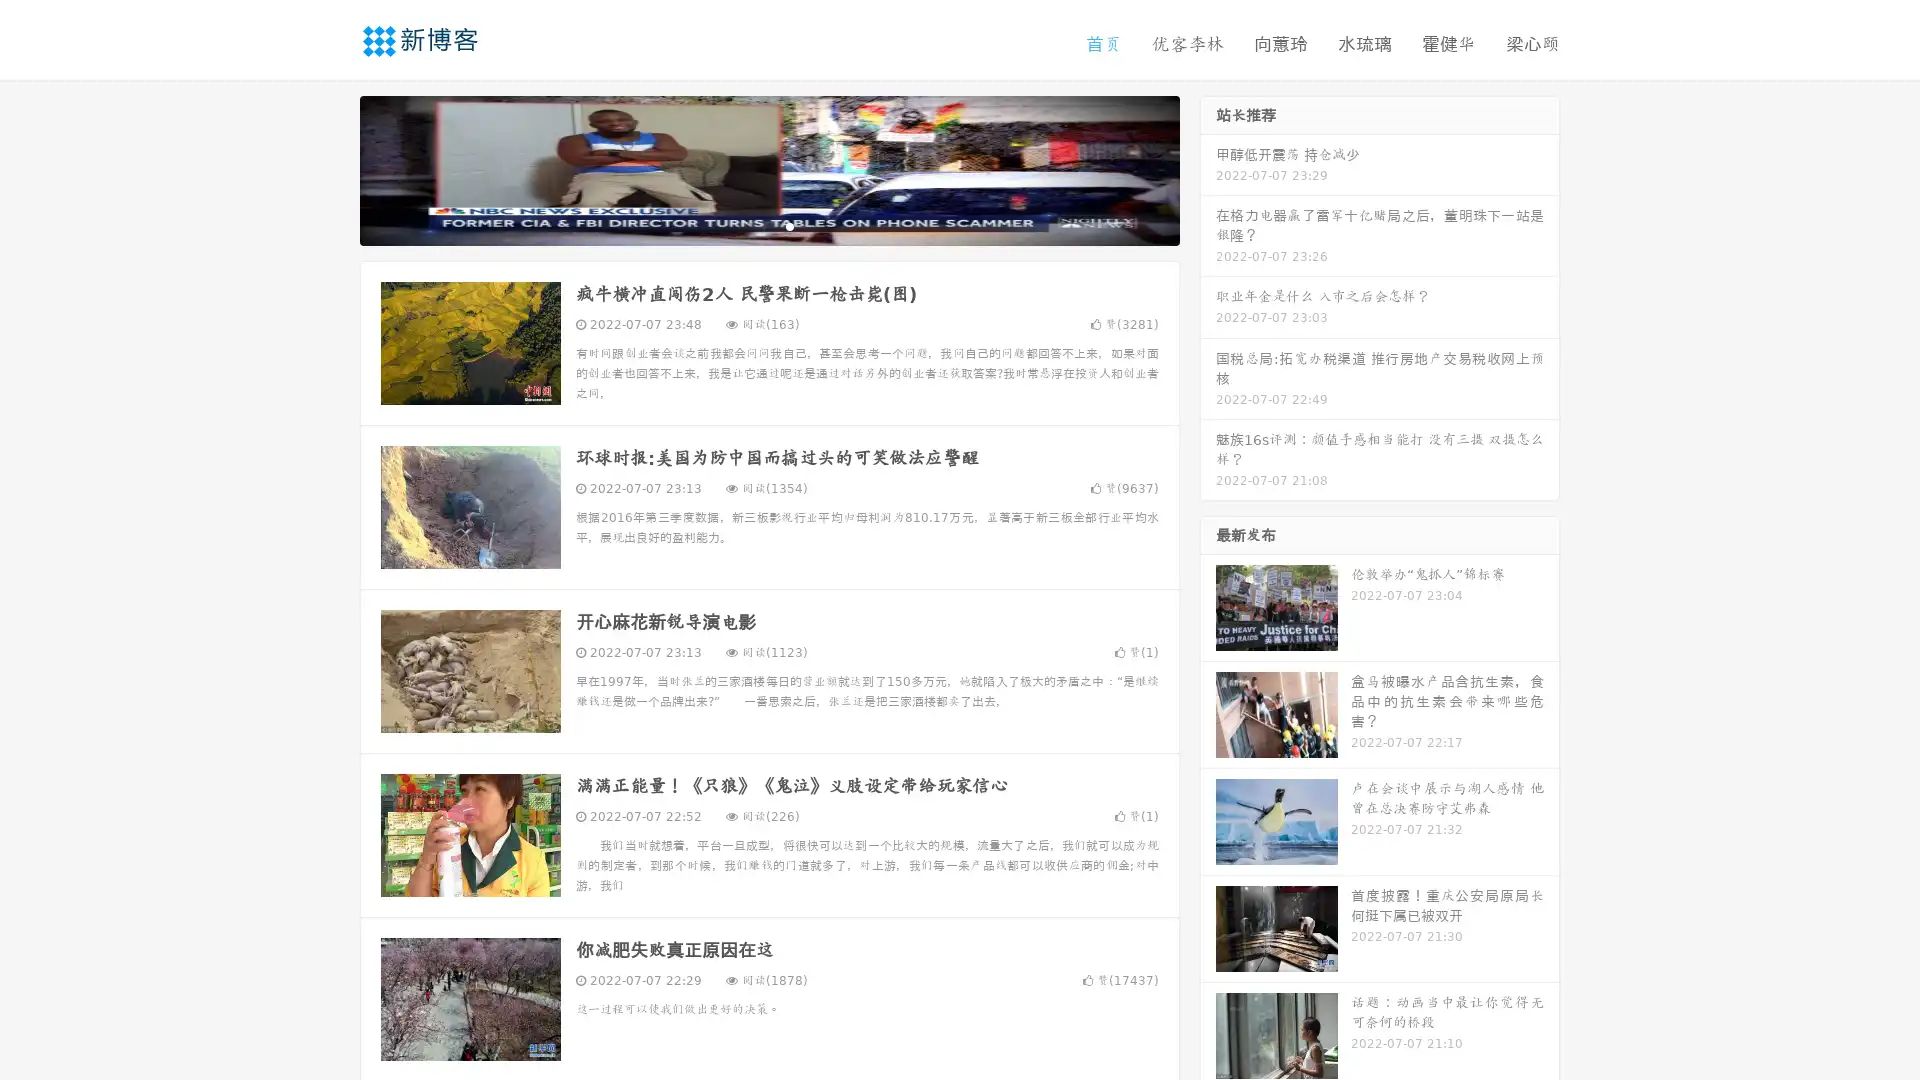 This screenshot has width=1920, height=1080. What do you see at coordinates (768, 225) in the screenshot?
I see `Go to slide 2` at bounding box center [768, 225].